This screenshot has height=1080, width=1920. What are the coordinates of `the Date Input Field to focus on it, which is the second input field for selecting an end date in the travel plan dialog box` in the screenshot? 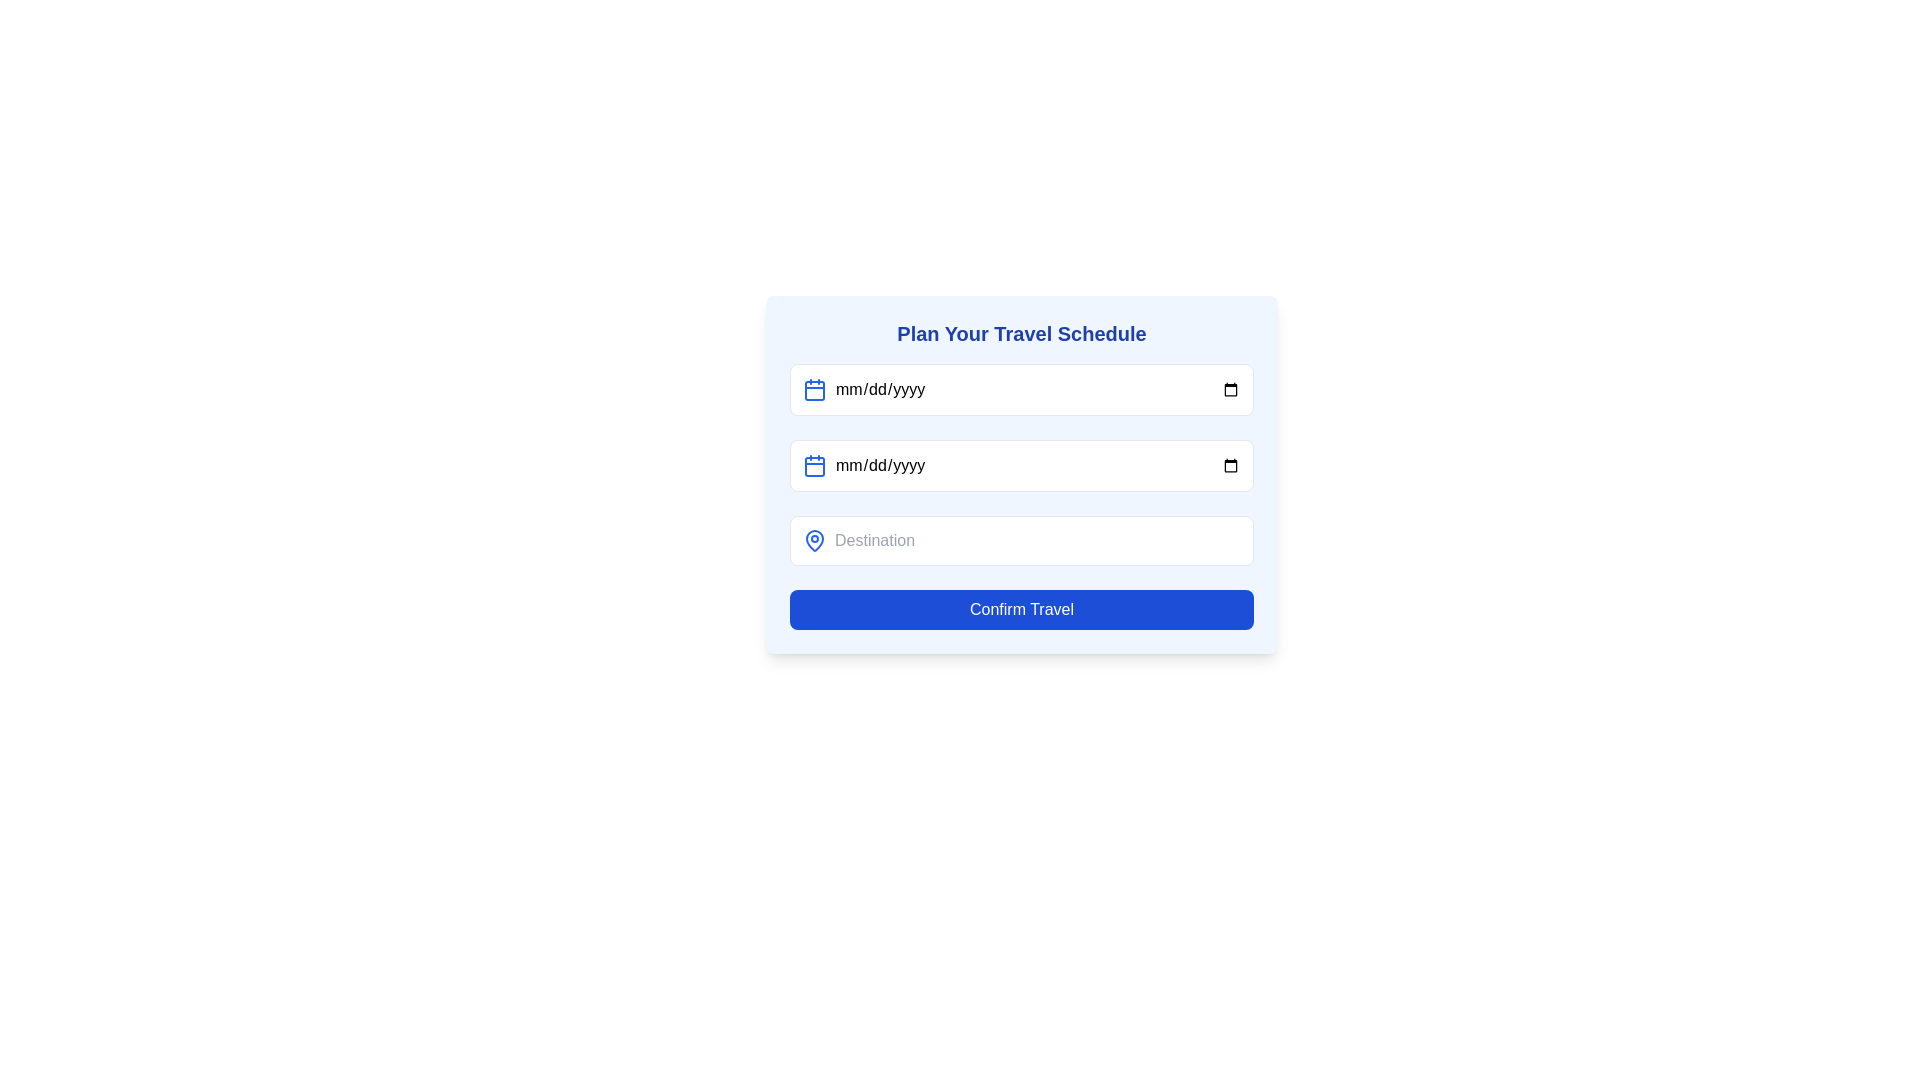 It's located at (1022, 466).